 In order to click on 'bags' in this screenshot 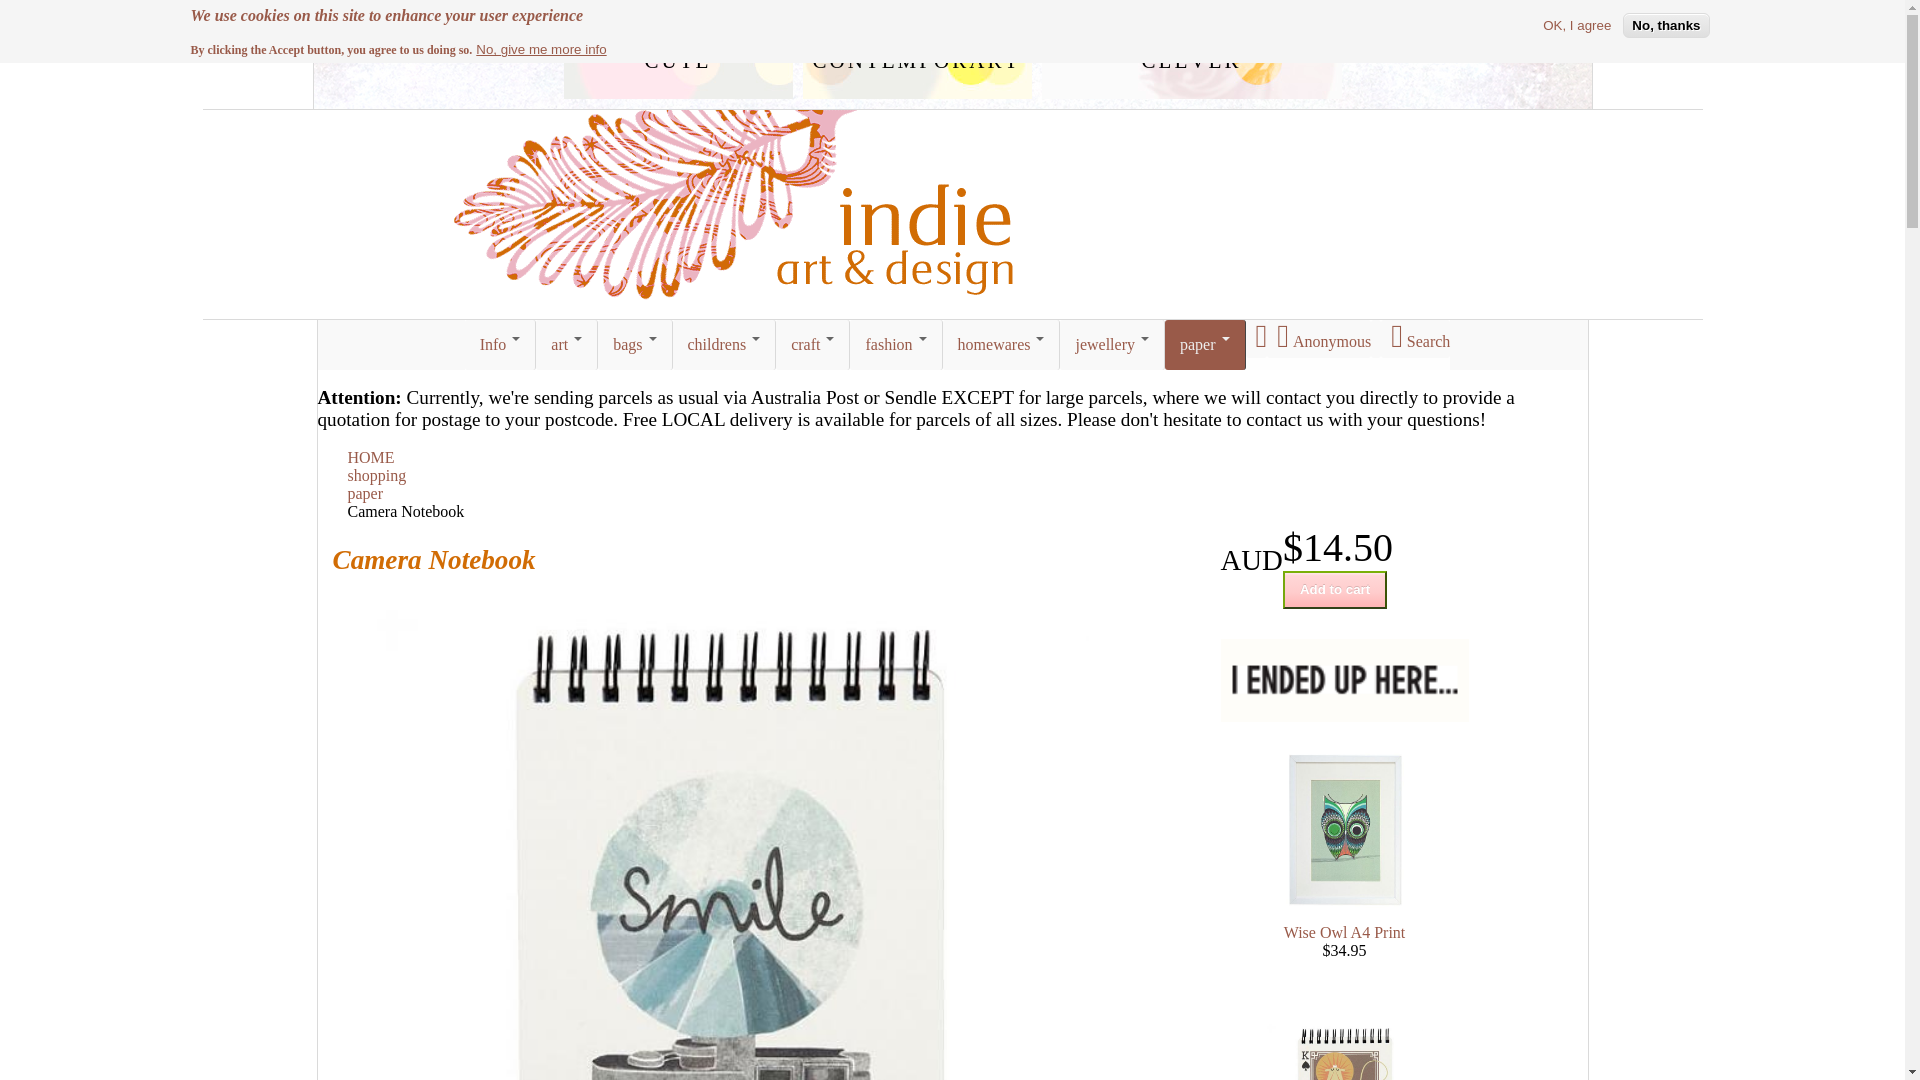, I will do `click(633, 343)`.